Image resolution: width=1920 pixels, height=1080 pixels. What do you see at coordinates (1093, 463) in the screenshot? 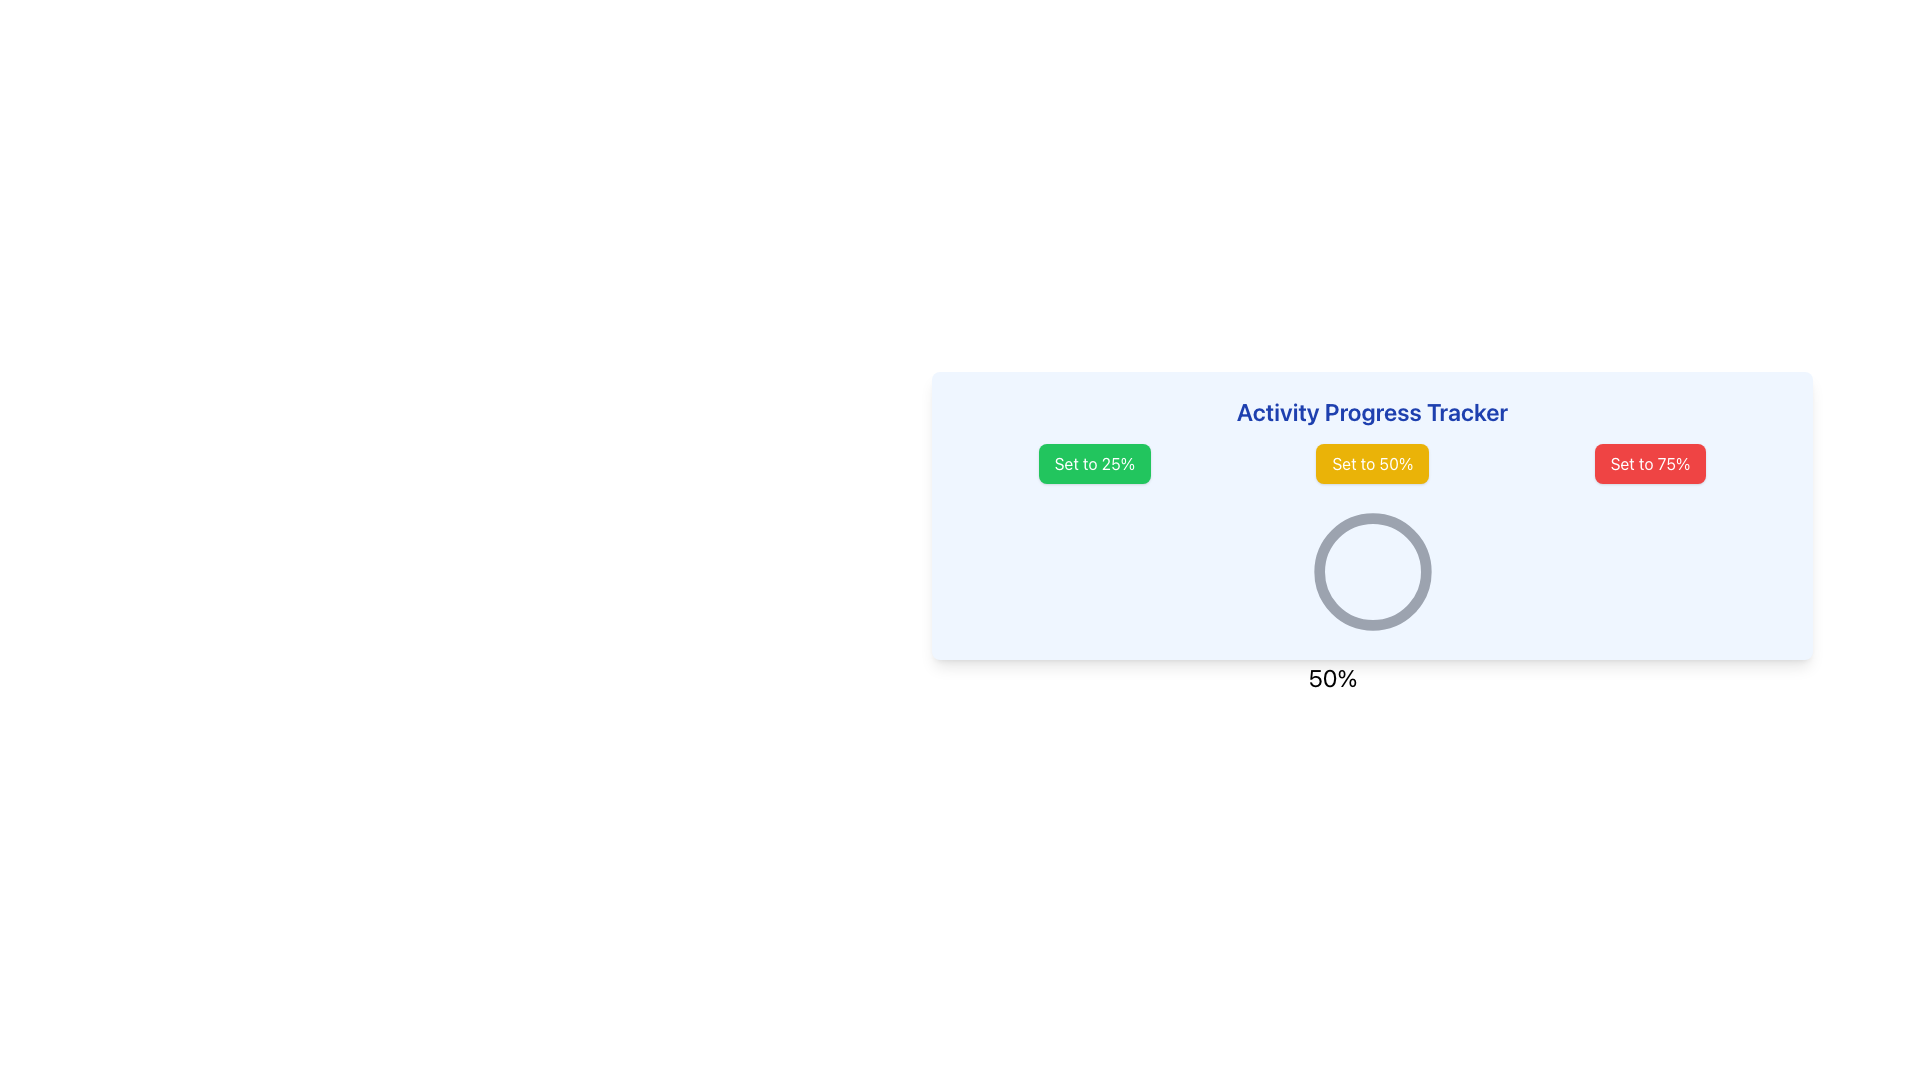
I see `the leftmost button labeled 'Set to 25%' to set a parameter value to 25%` at bounding box center [1093, 463].